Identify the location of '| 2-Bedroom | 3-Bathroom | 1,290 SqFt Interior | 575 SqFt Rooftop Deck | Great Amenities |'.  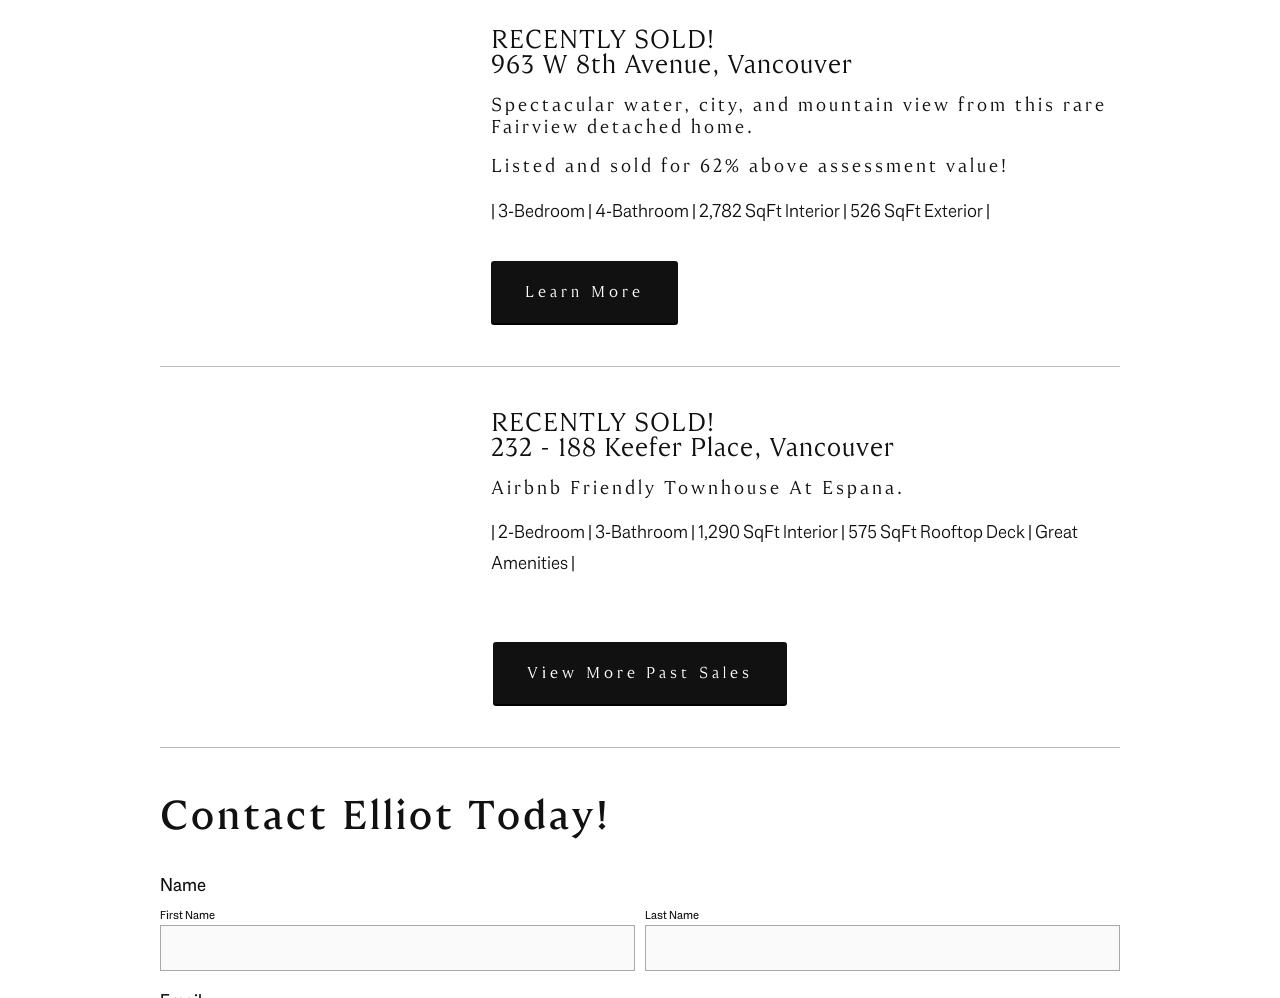
(785, 547).